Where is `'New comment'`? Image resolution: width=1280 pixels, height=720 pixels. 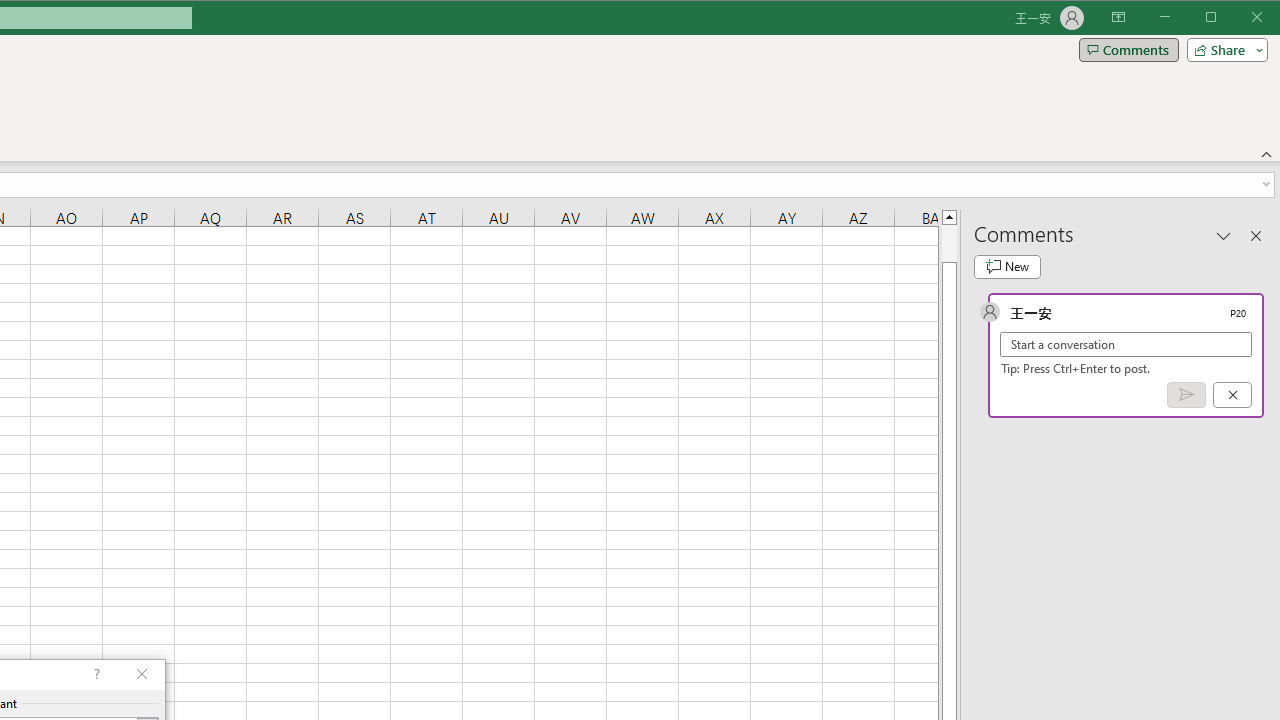 'New comment' is located at coordinates (1007, 266).